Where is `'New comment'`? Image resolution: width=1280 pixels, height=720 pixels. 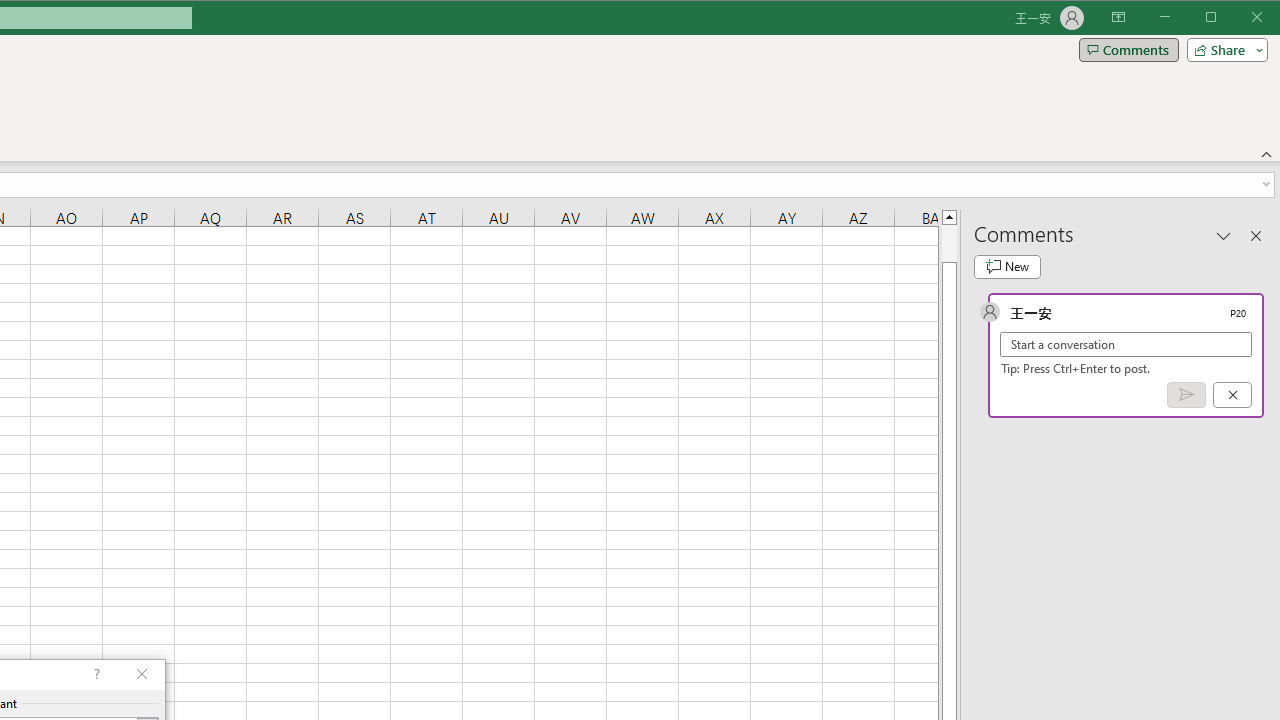 'New comment' is located at coordinates (1007, 266).